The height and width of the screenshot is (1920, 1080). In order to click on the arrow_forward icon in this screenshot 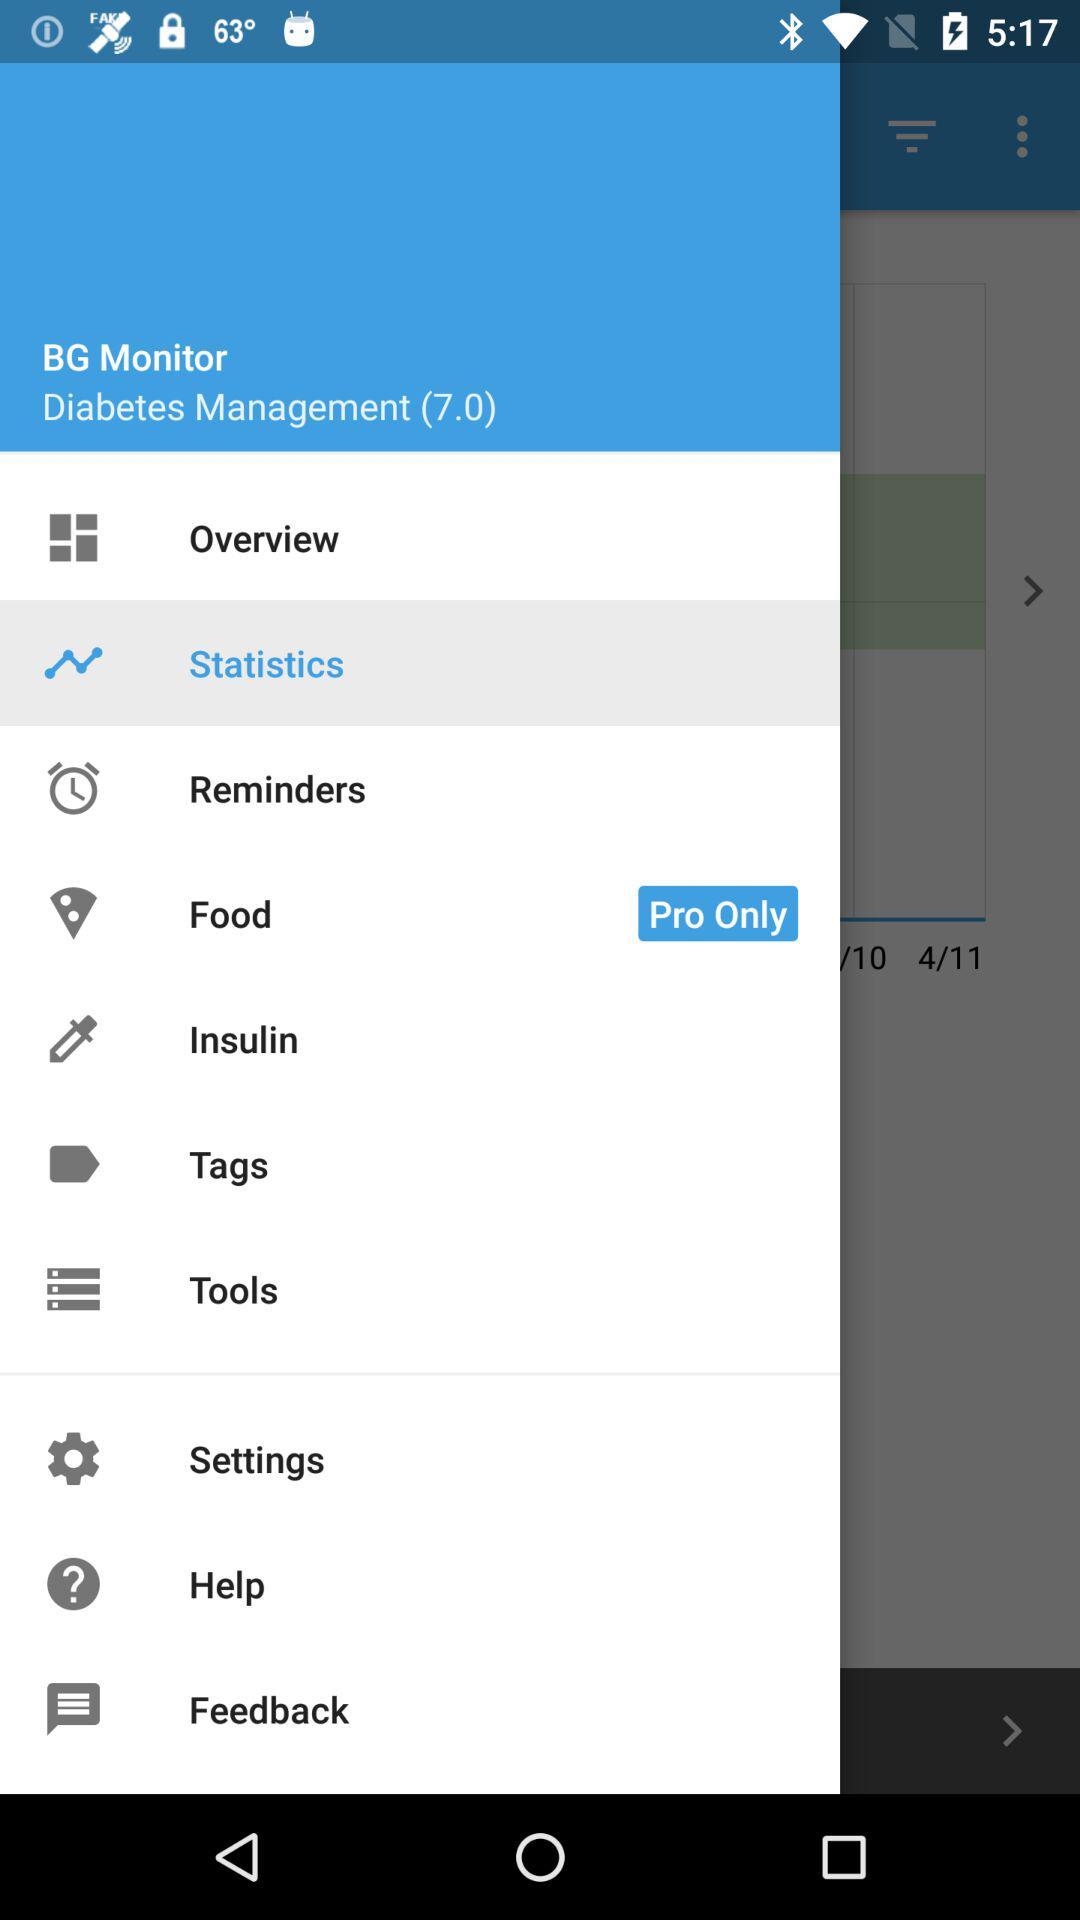, I will do `click(1011, 1730)`.